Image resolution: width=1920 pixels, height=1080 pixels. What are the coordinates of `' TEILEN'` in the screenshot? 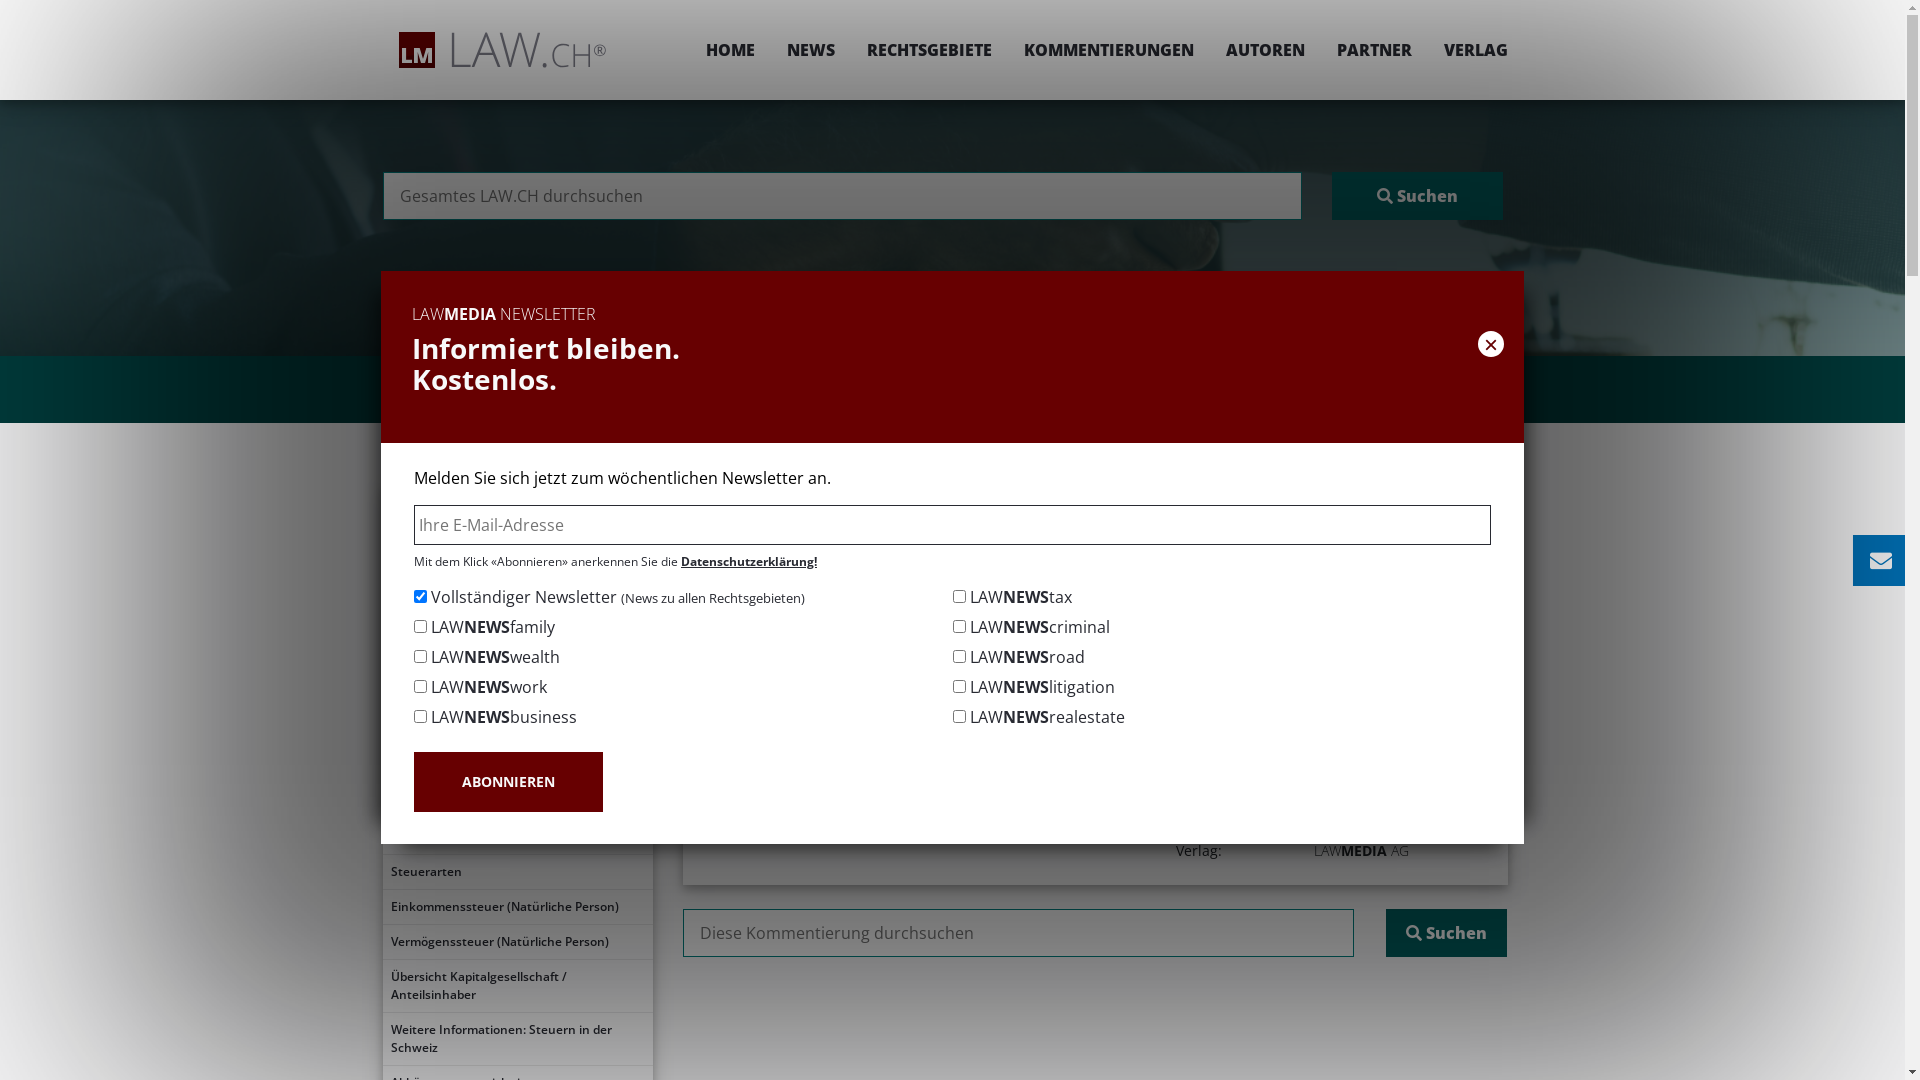 It's located at (1305, 562).